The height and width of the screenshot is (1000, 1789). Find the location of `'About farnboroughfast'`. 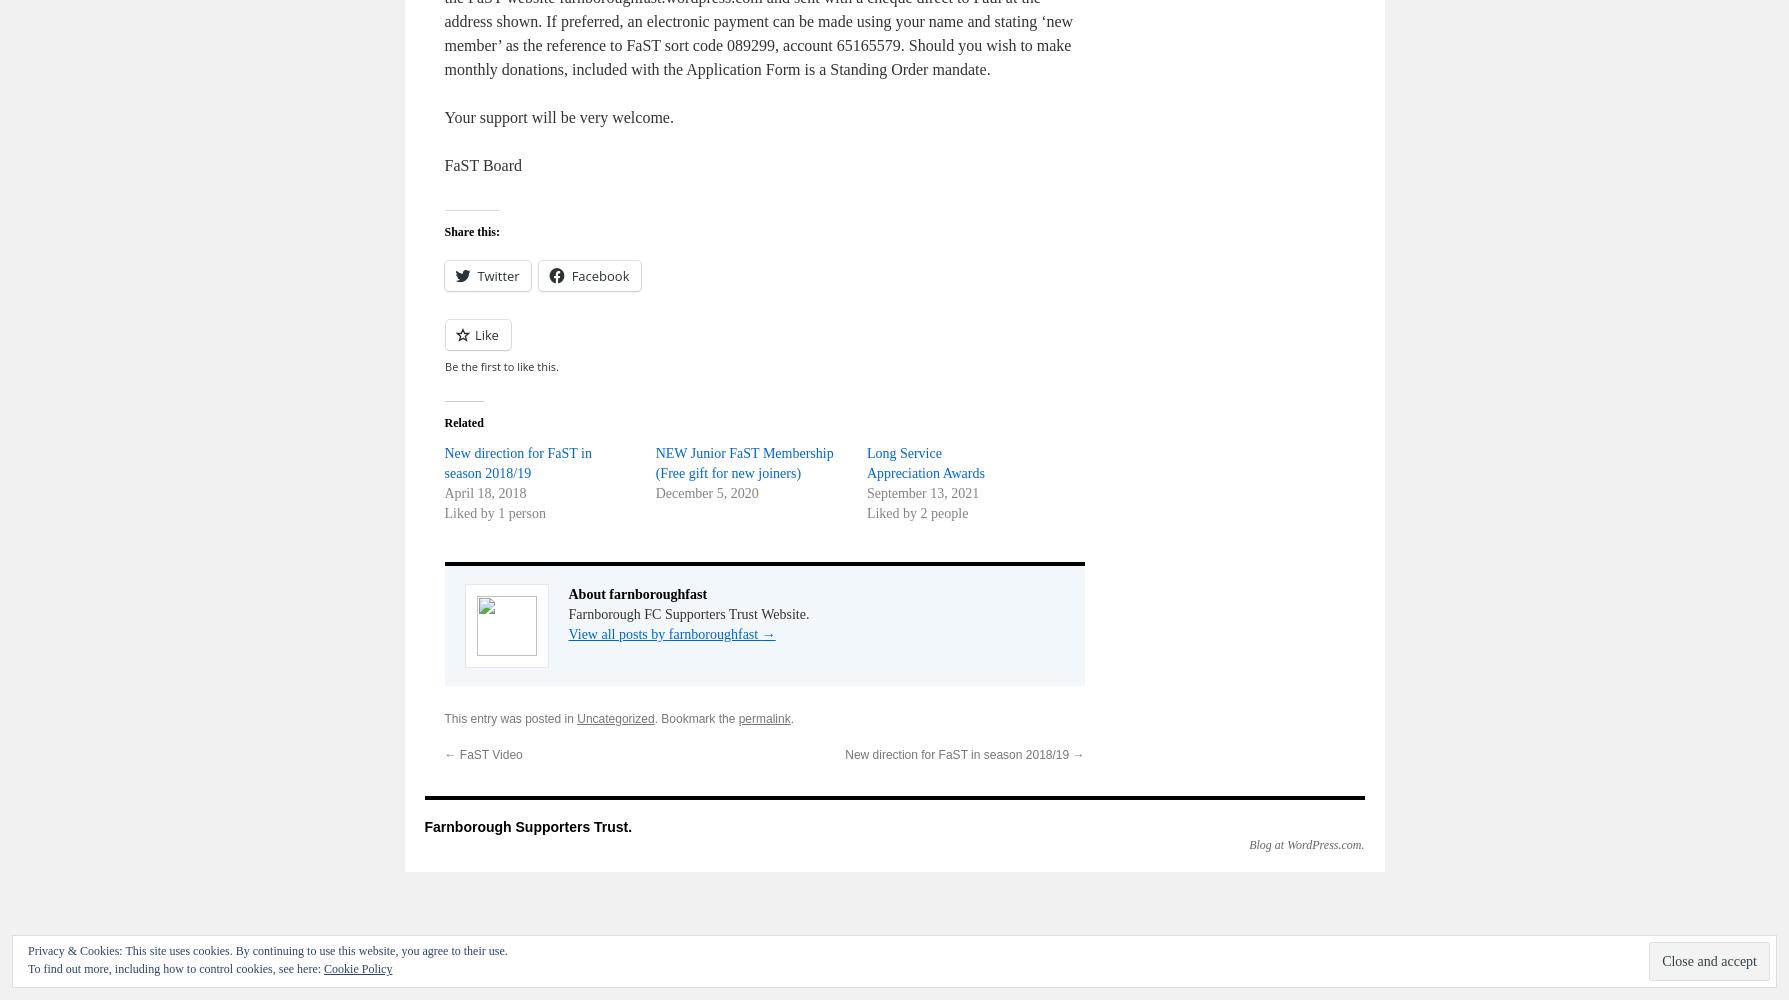

'About farnboroughfast' is located at coordinates (567, 593).